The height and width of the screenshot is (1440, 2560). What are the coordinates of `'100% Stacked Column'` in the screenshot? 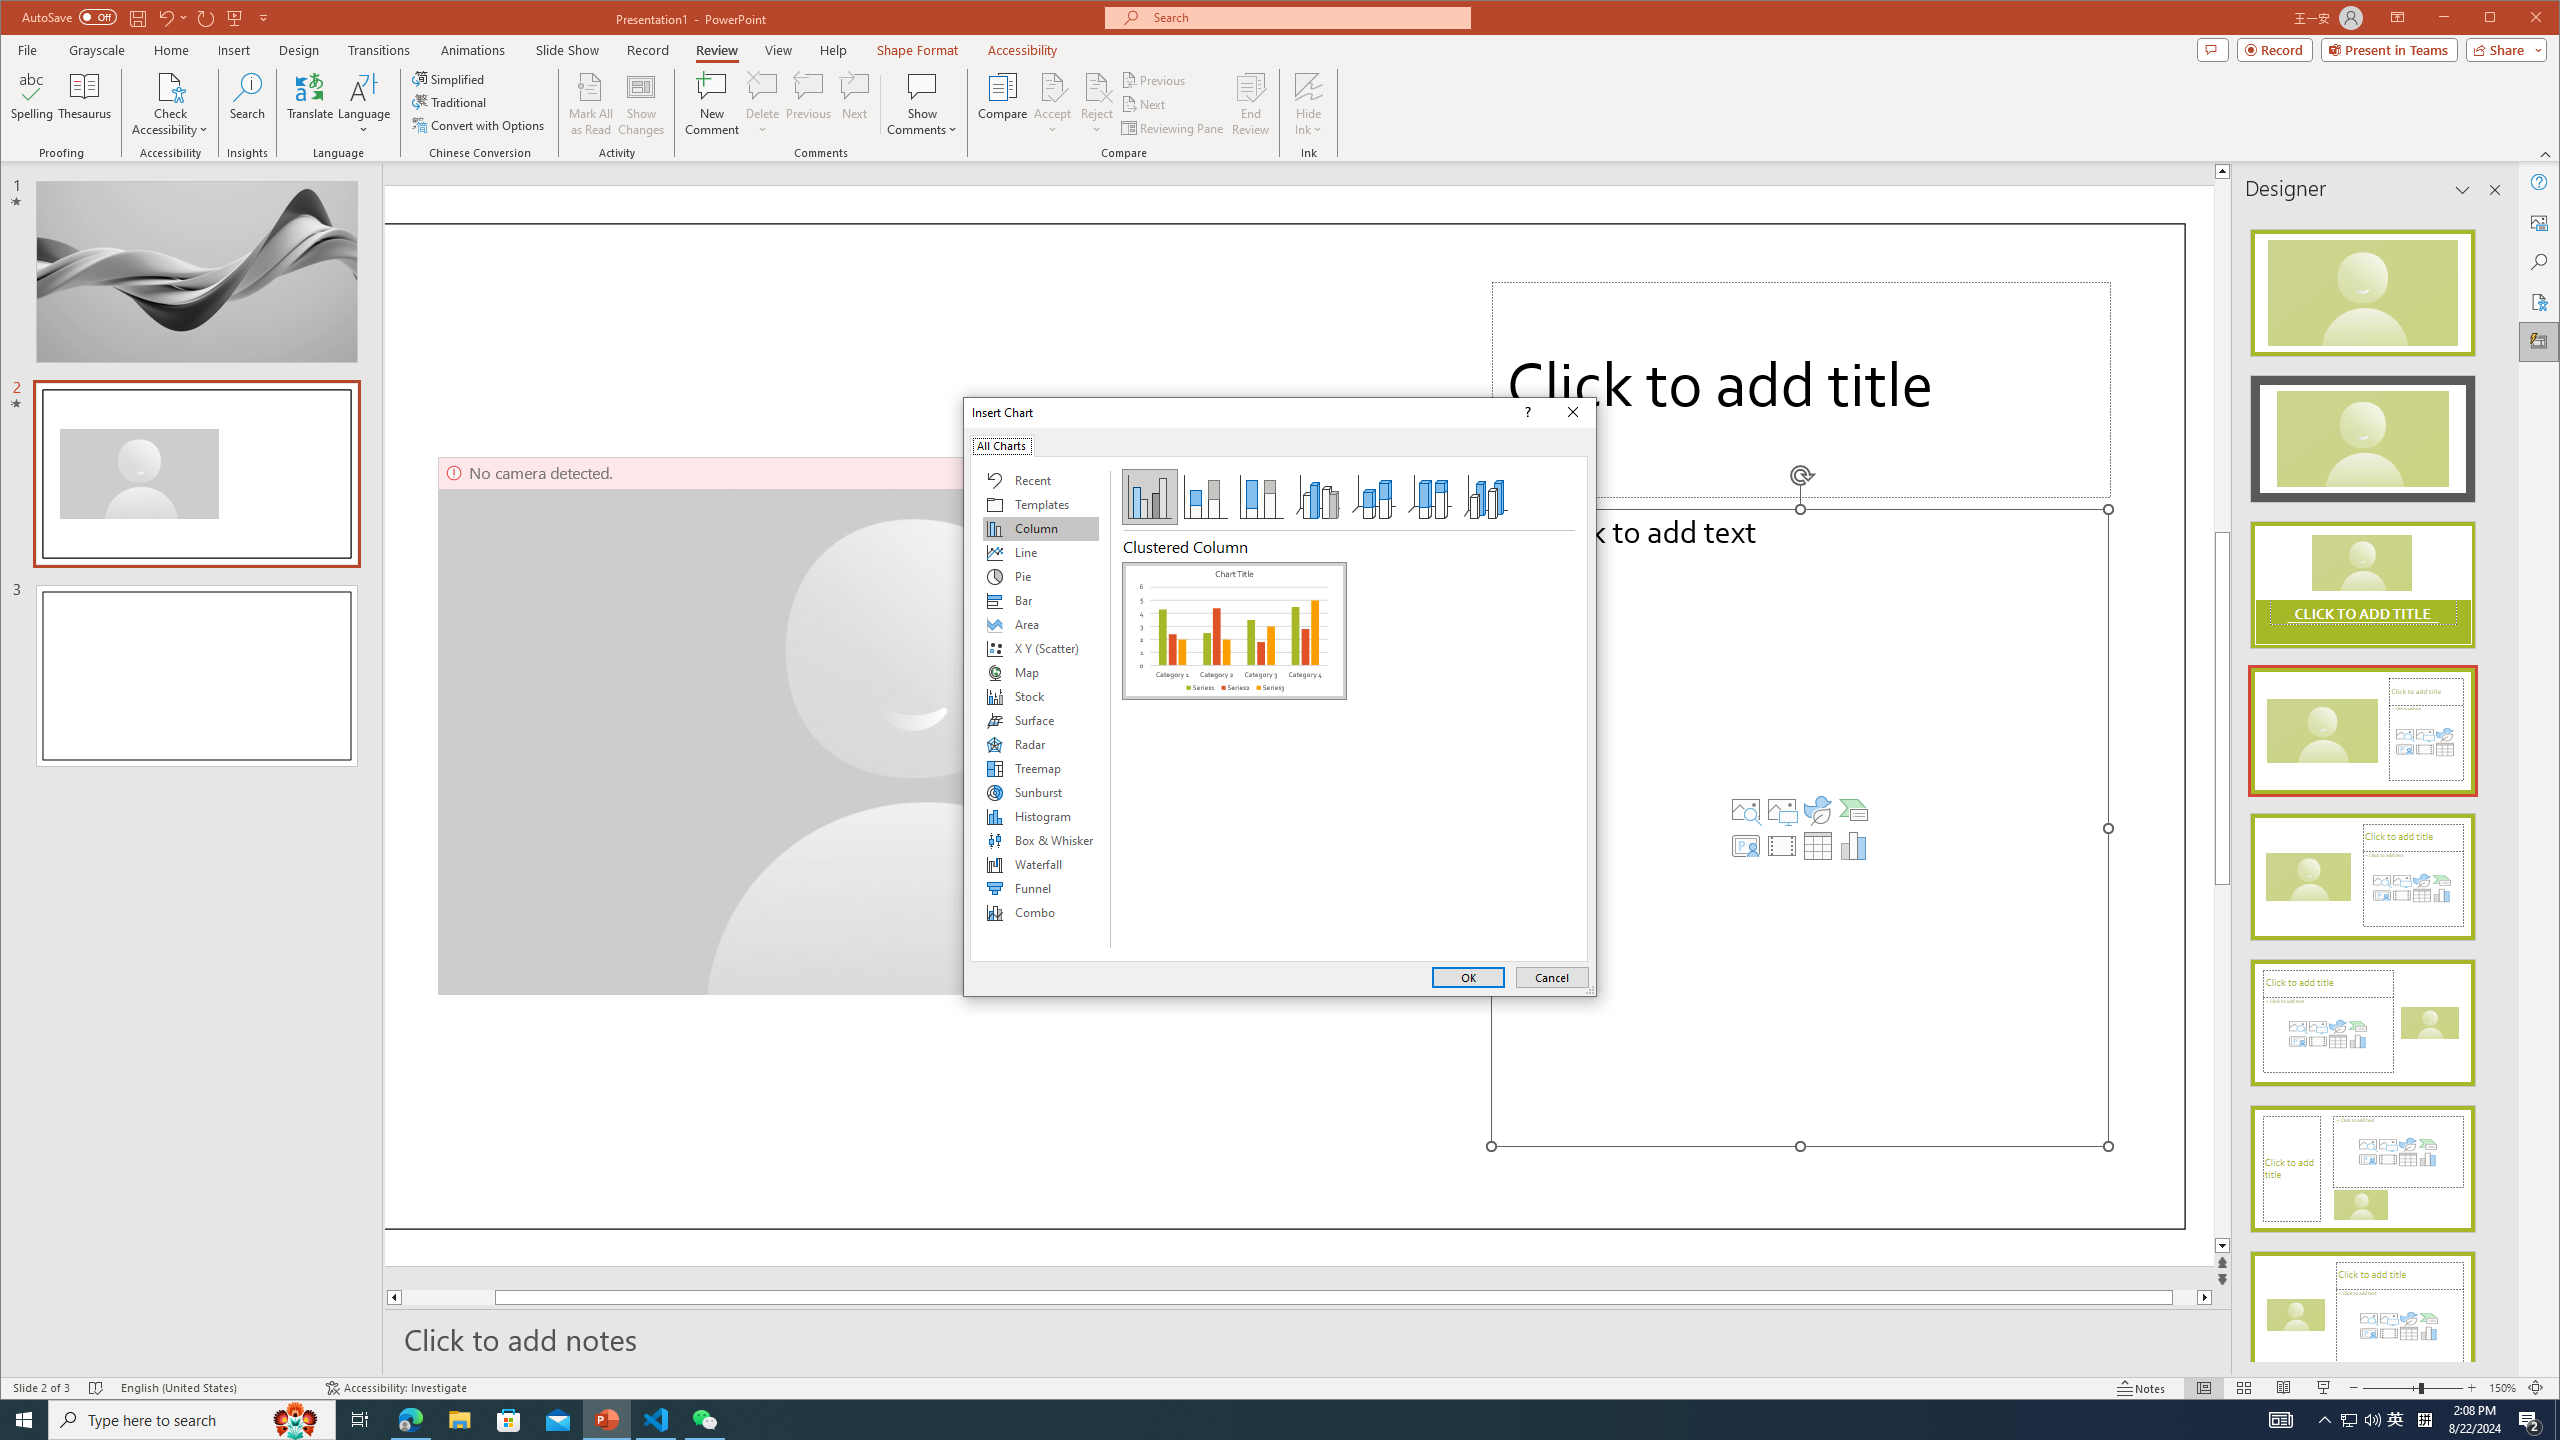 It's located at (1261, 497).